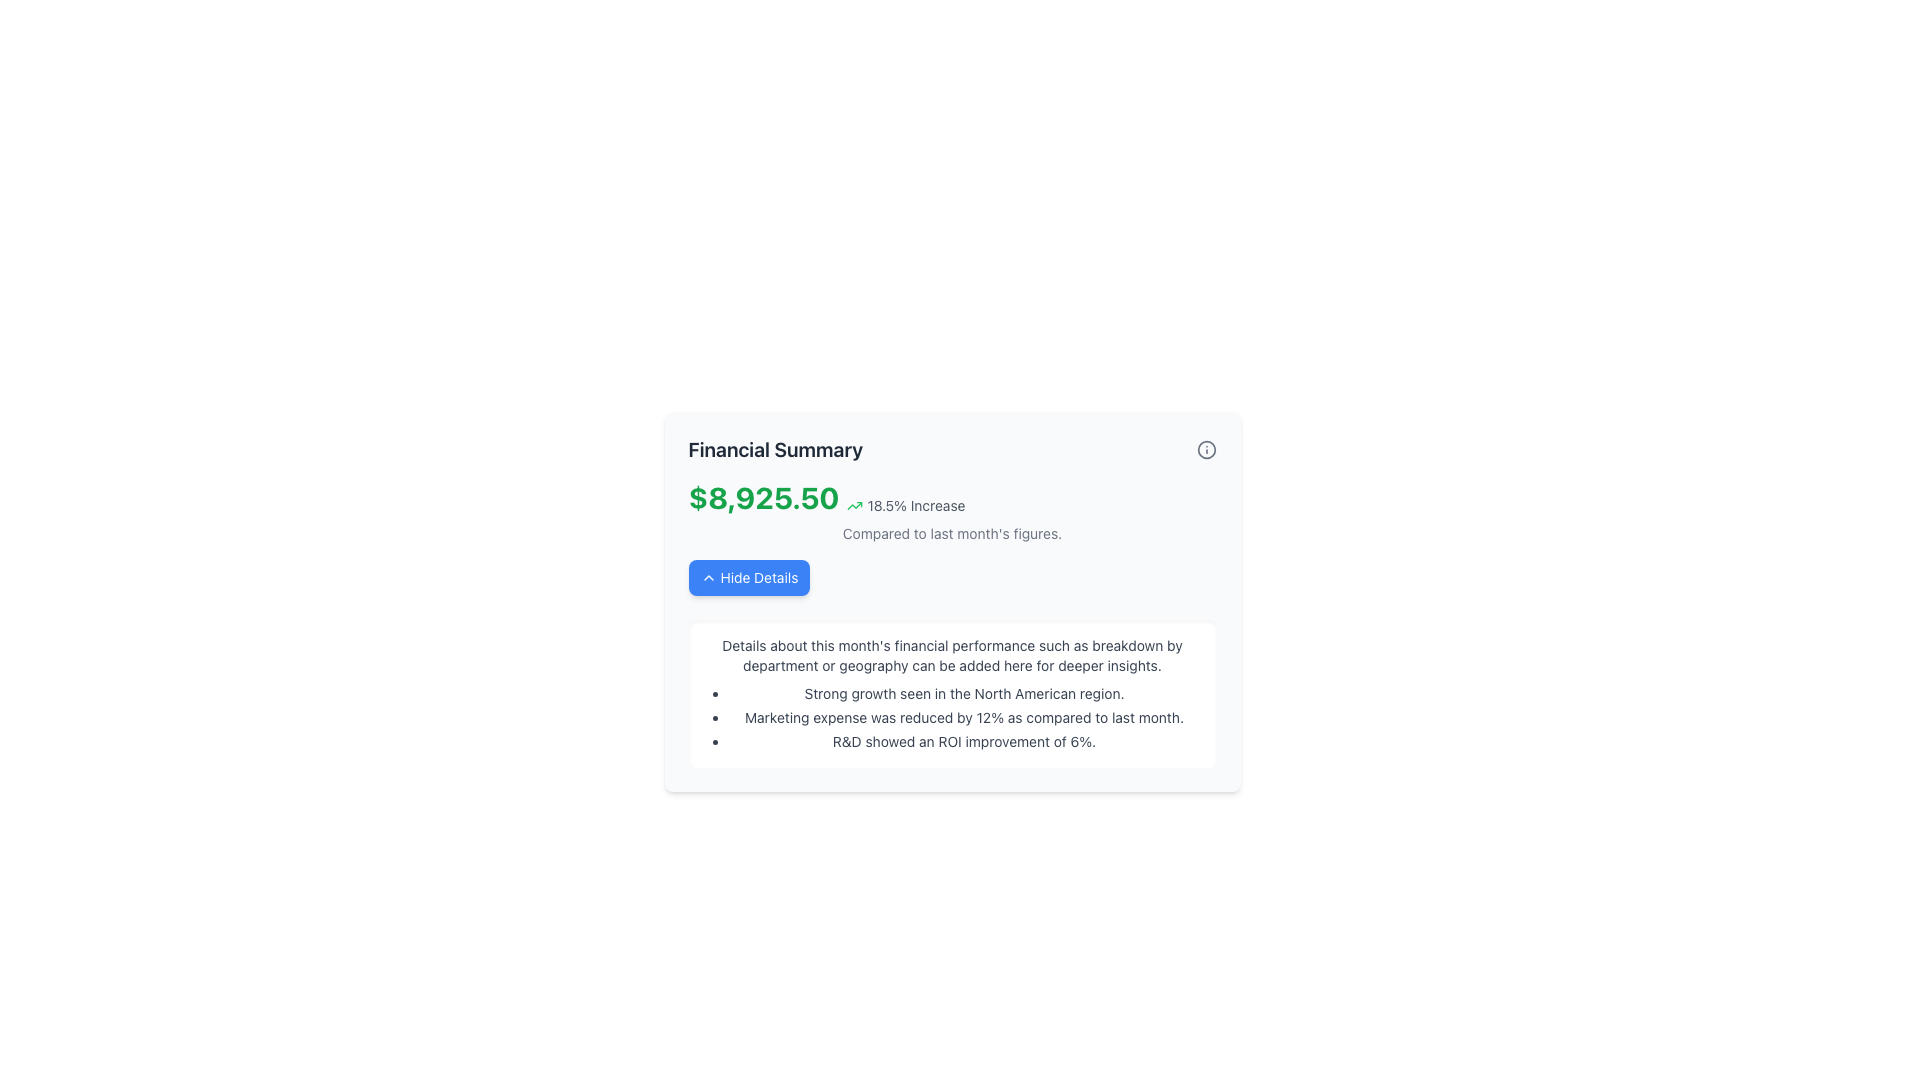 The height and width of the screenshot is (1080, 1920). What do you see at coordinates (1205, 450) in the screenshot?
I see `attributes of the circular outline element within the SVG layout located in the top right corner of the 'Financial Summary' box` at bounding box center [1205, 450].